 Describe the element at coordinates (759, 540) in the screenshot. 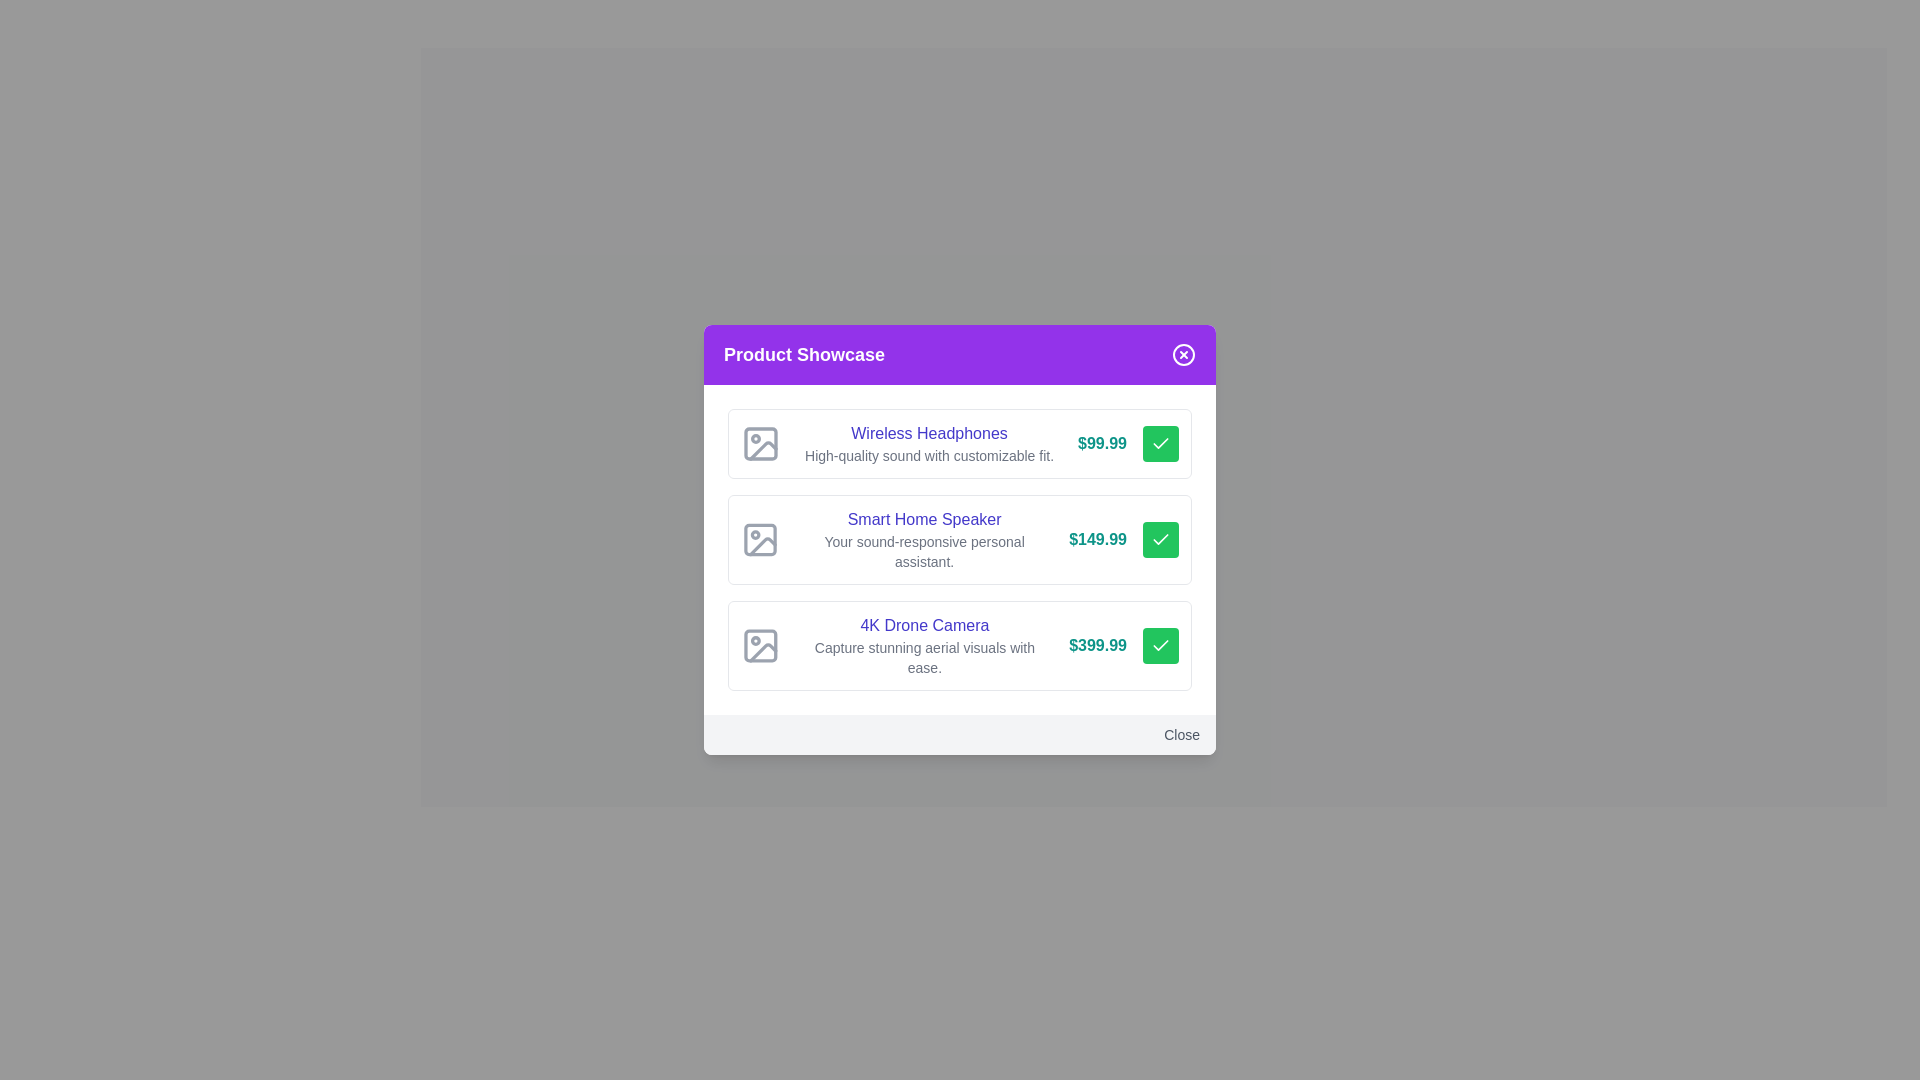

I see `the gray SVG graphic icon representing an abstract image located to the left of the 'Smart Home Speaker' item in the product list` at that location.